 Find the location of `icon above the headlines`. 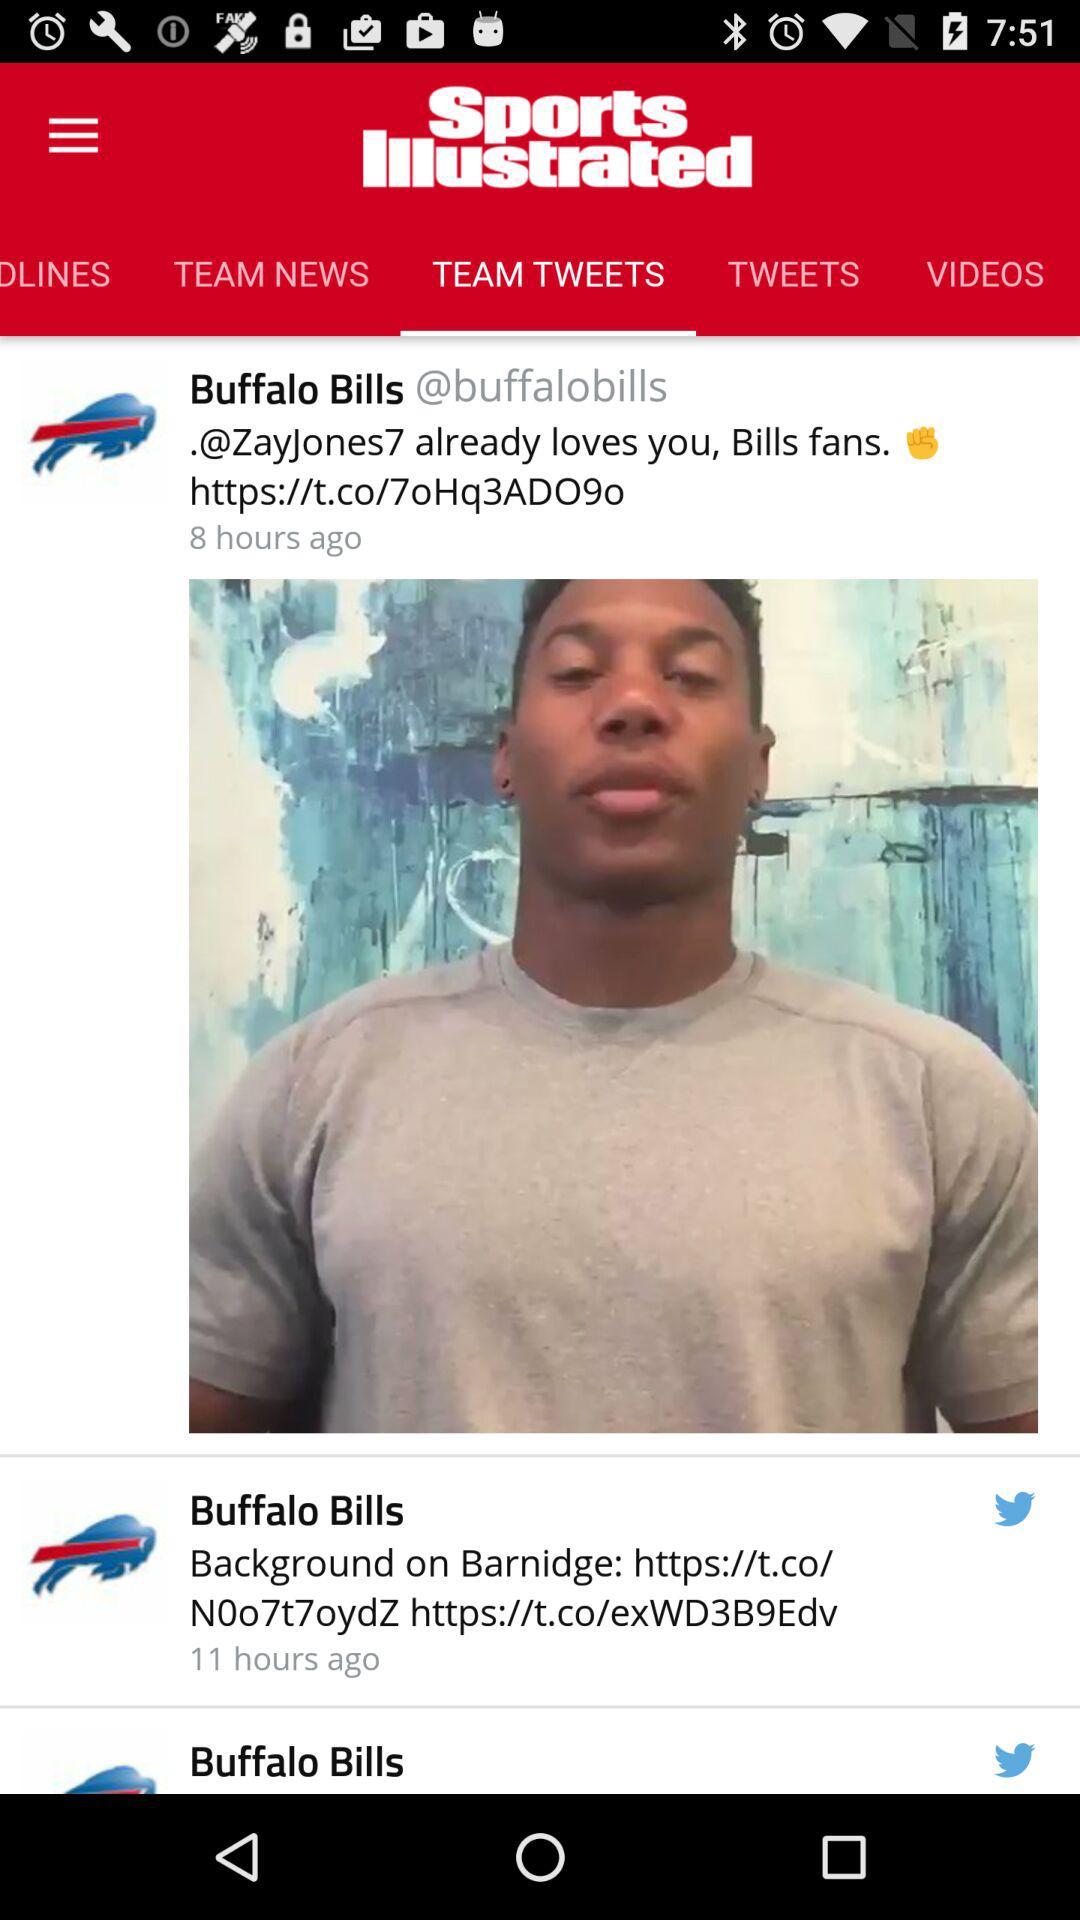

icon above the headlines is located at coordinates (72, 135).